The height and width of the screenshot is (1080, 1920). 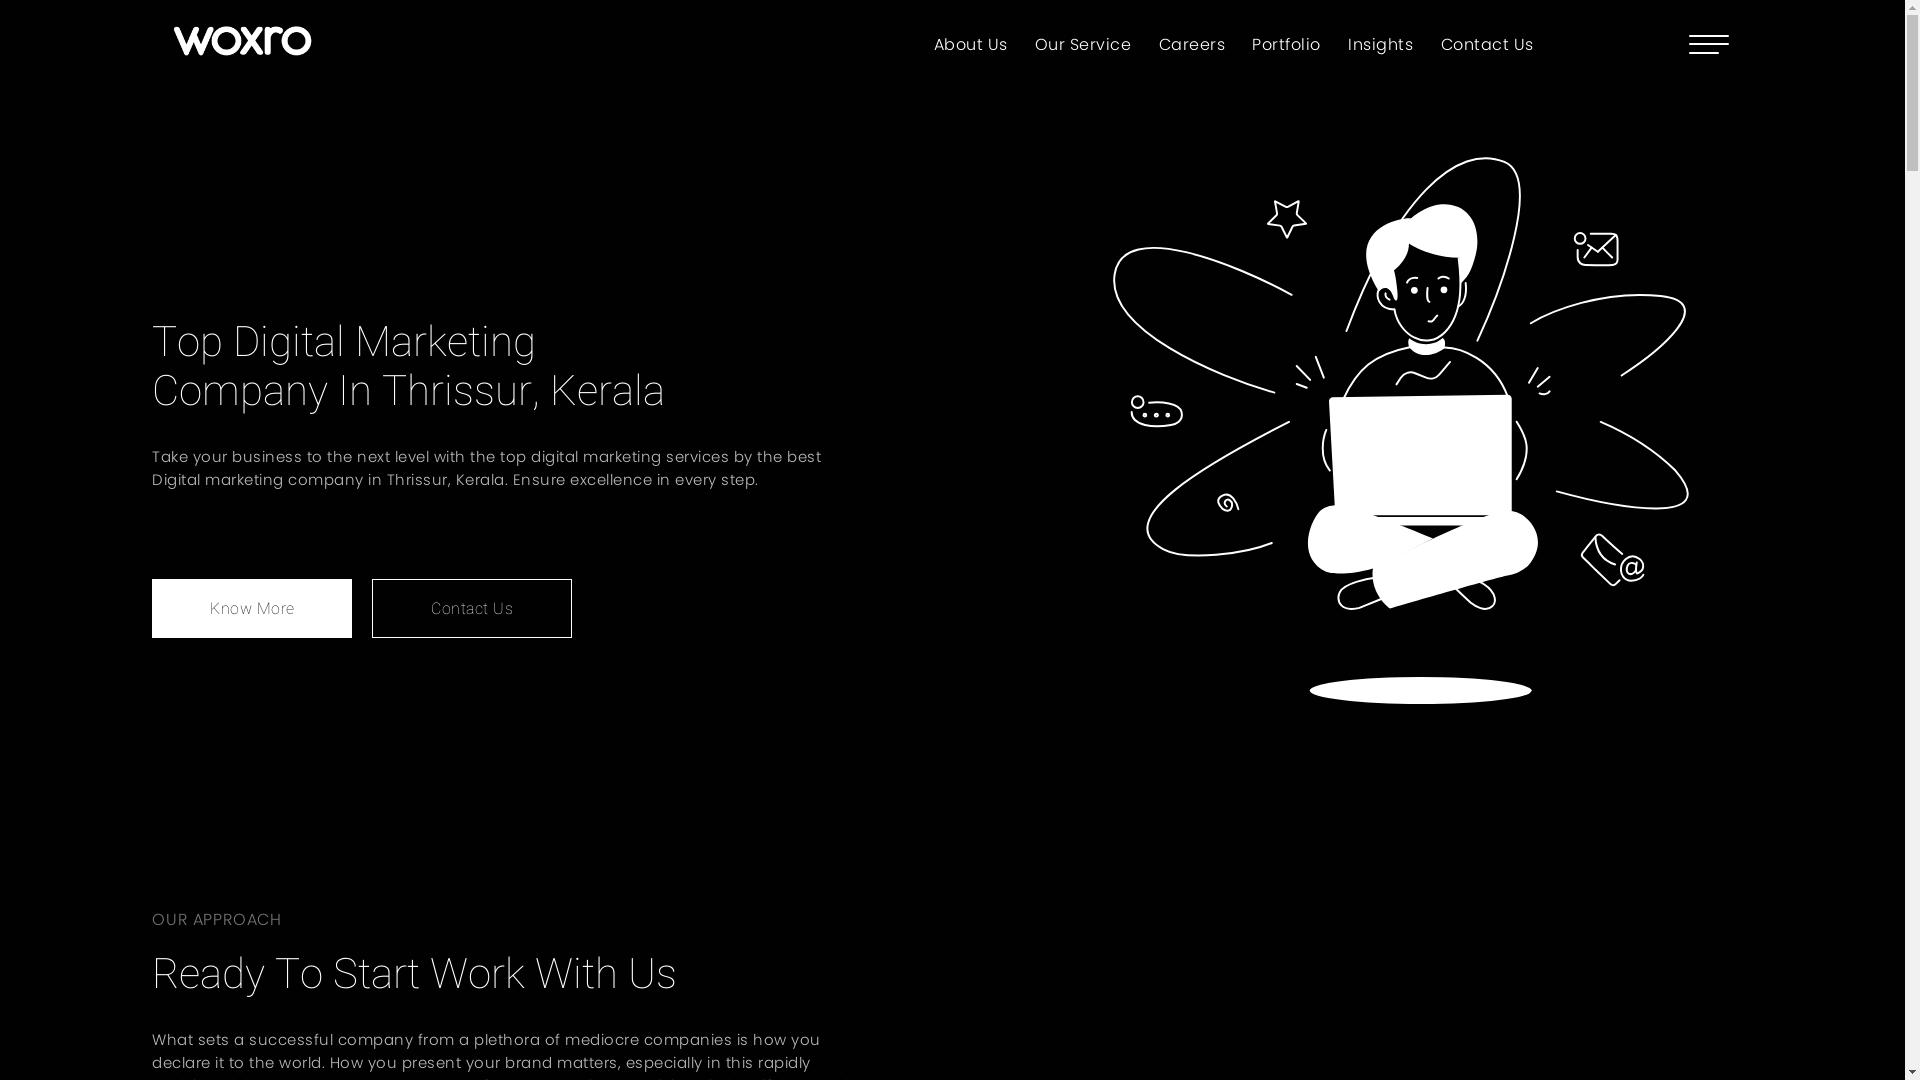 What do you see at coordinates (1286, 43) in the screenshot?
I see `'Portfolio'` at bounding box center [1286, 43].